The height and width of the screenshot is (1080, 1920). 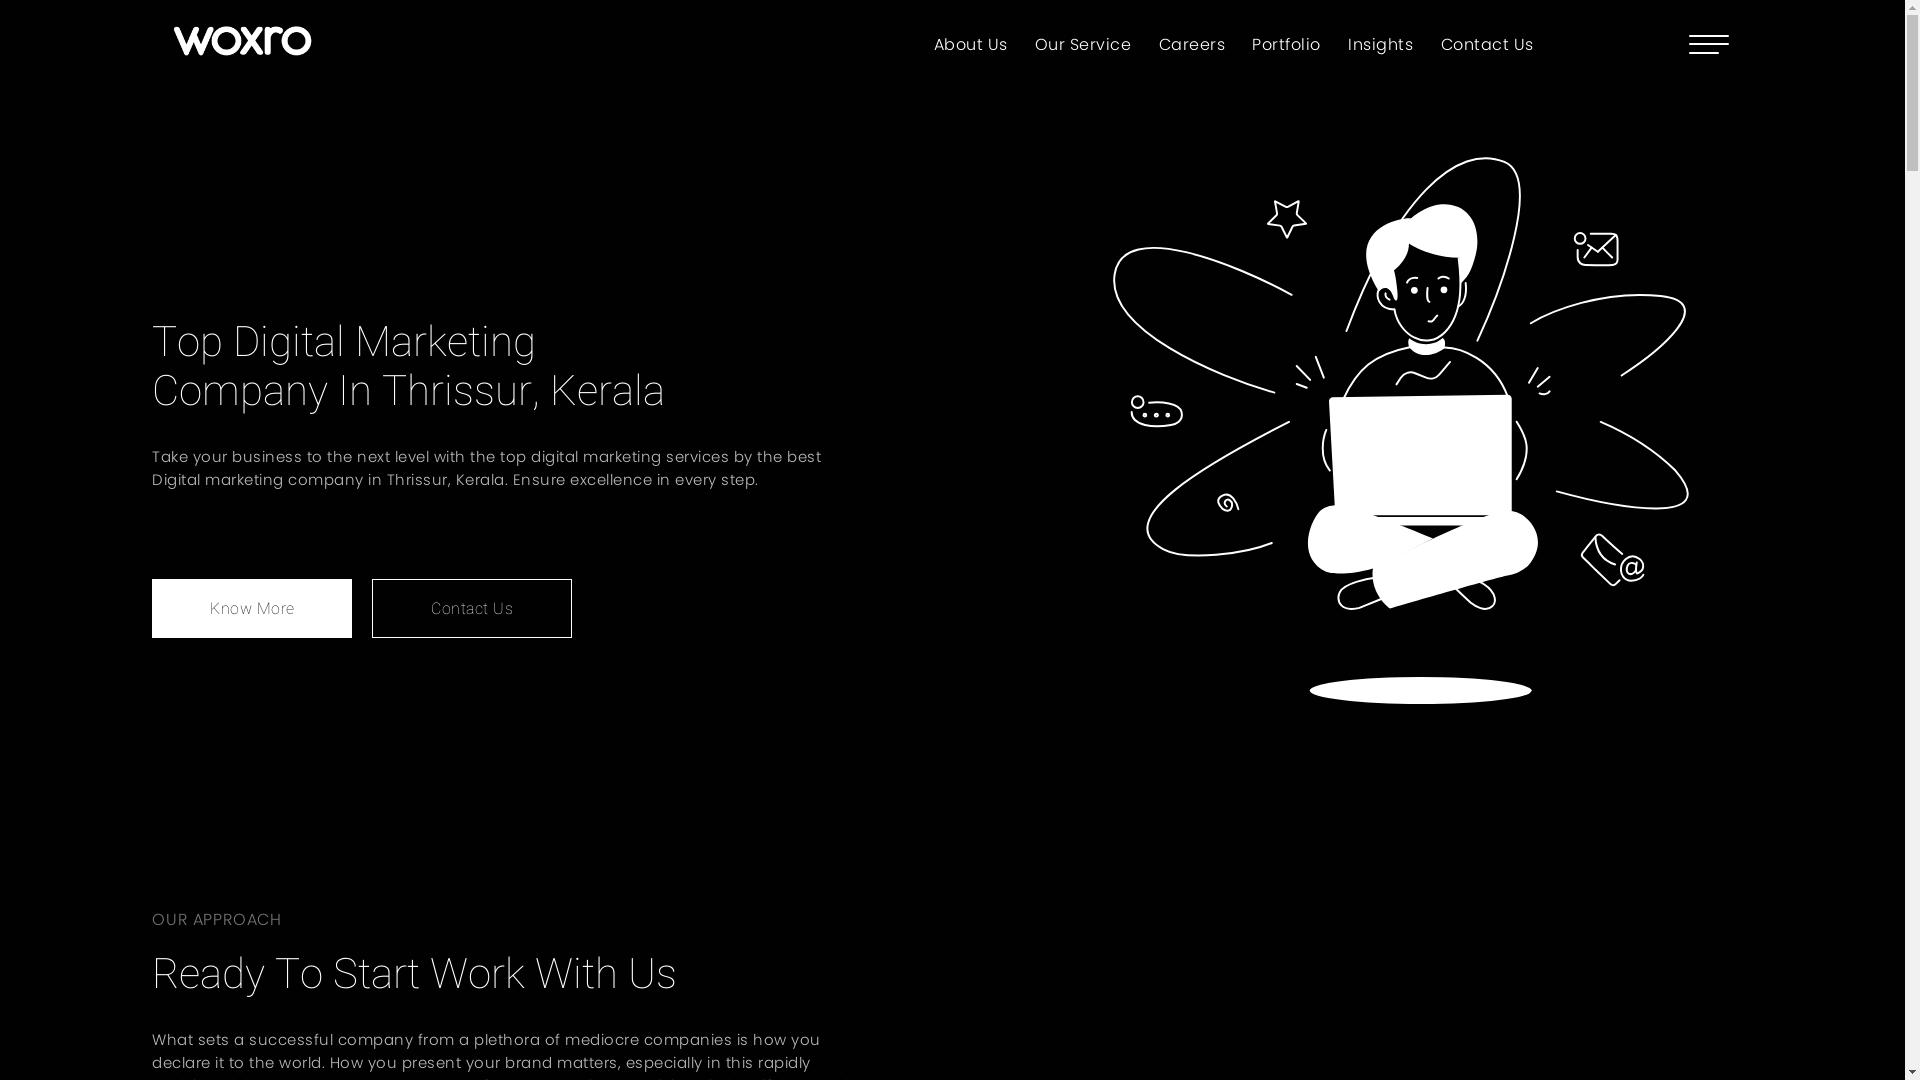 What do you see at coordinates (1286, 43) in the screenshot?
I see `'Portfolio'` at bounding box center [1286, 43].